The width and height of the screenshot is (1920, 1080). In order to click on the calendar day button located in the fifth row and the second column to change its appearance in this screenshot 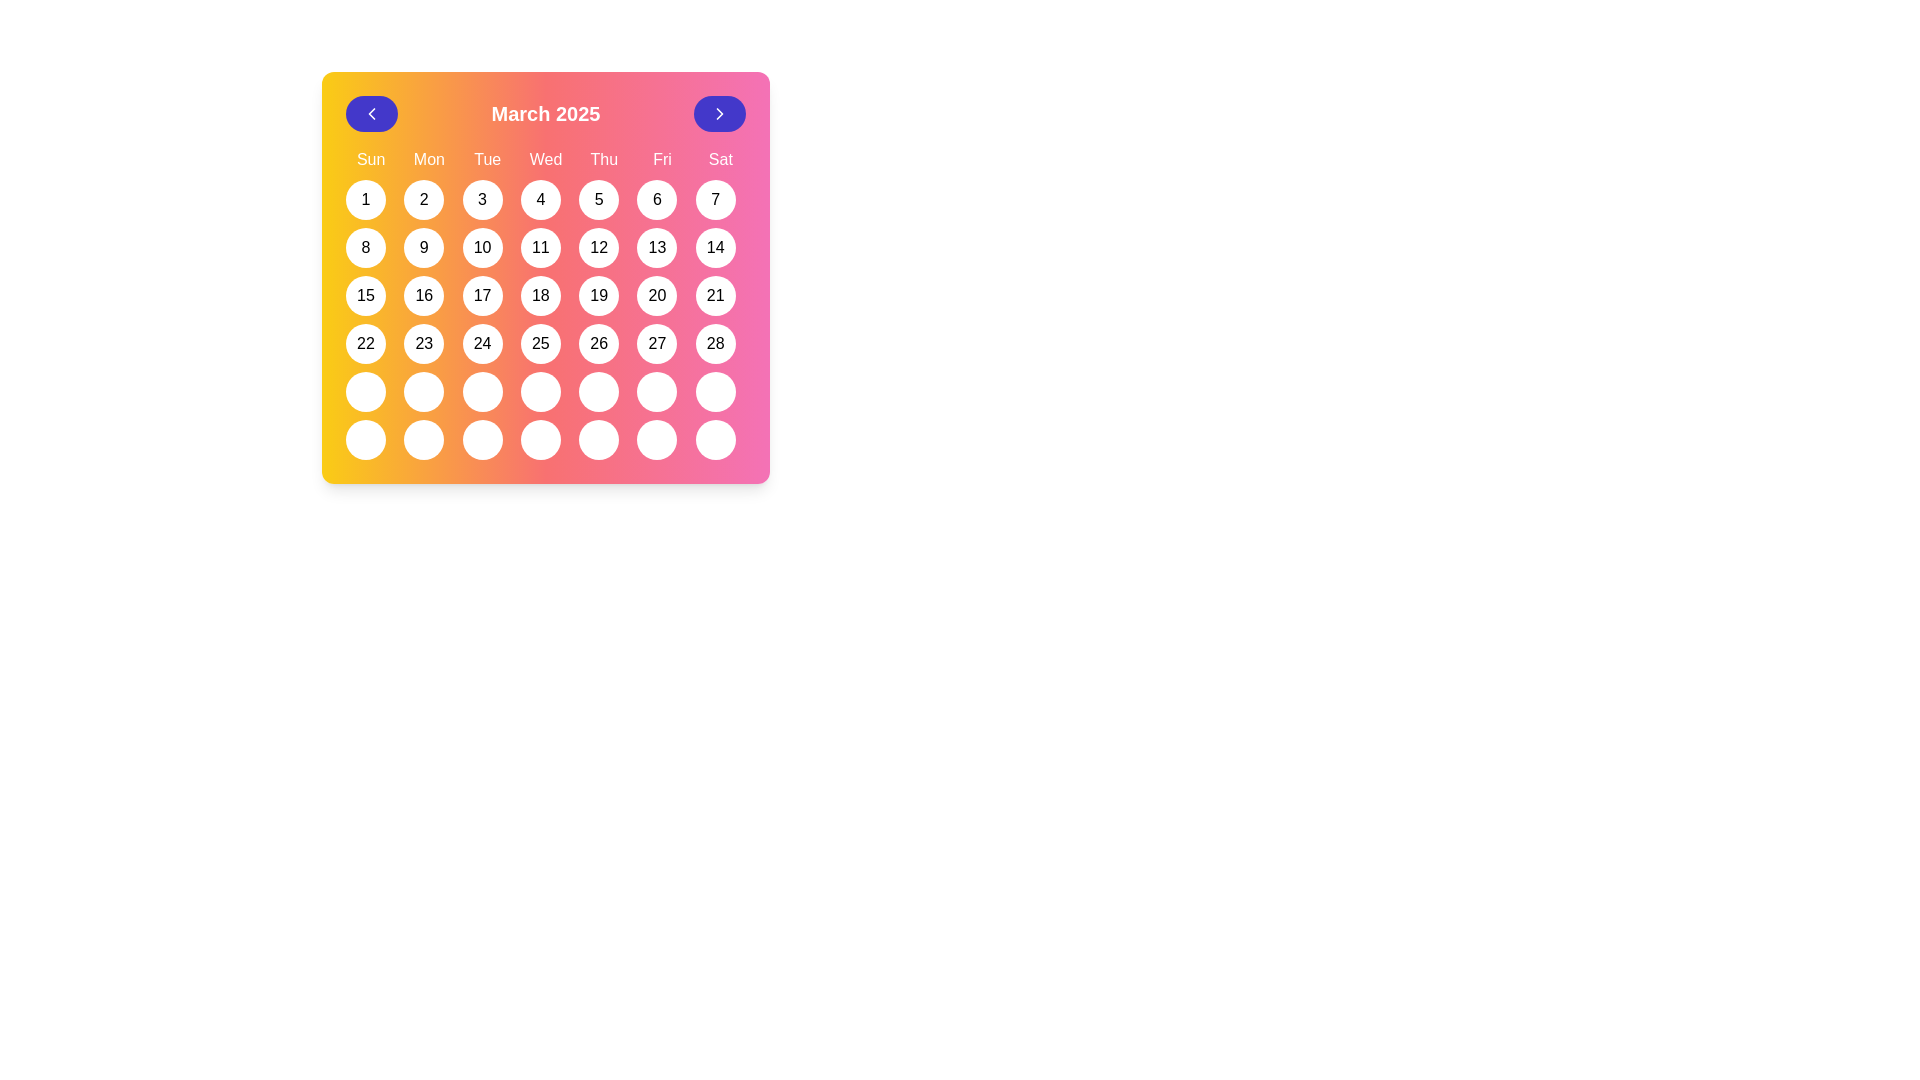, I will do `click(423, 392)`.